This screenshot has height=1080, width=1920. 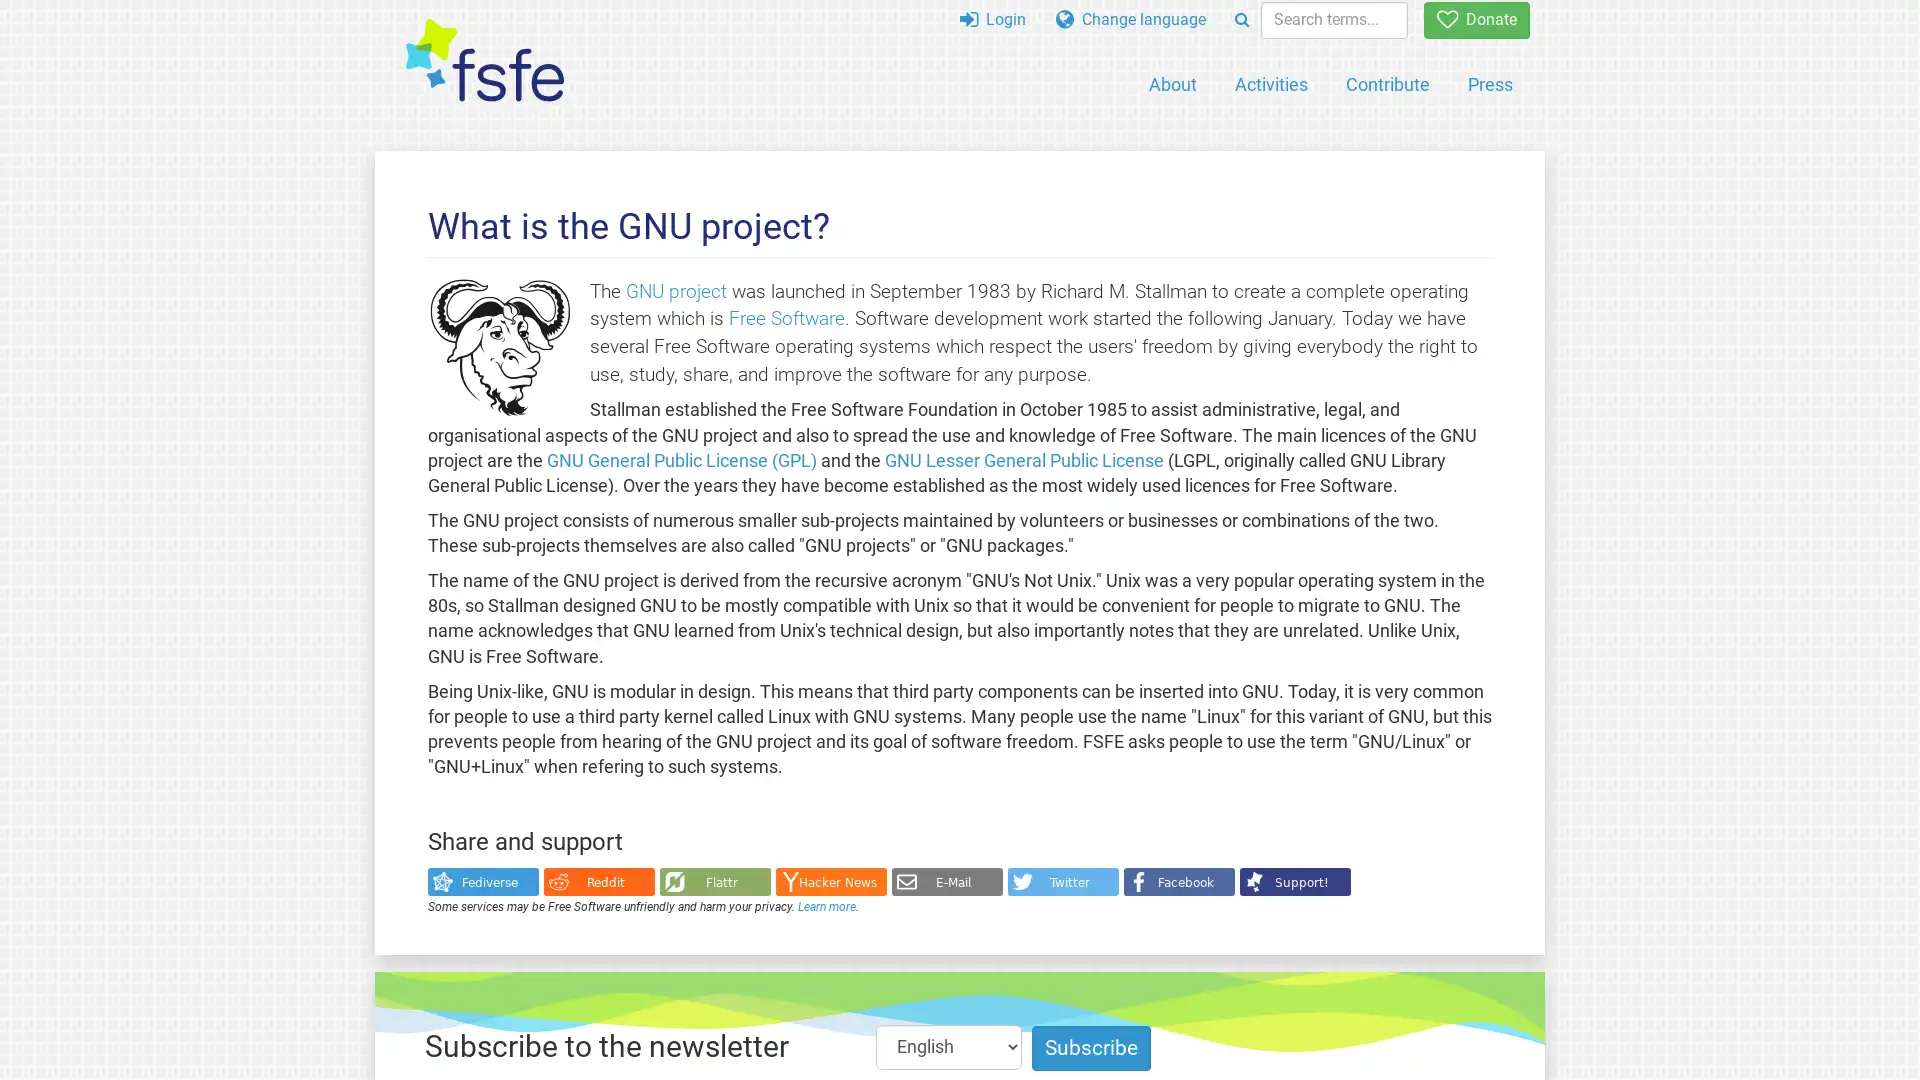 What do you see at coordinates (1178, 881) in the screenshot?
I see `Facebook` at bounding box center [1178, 881].